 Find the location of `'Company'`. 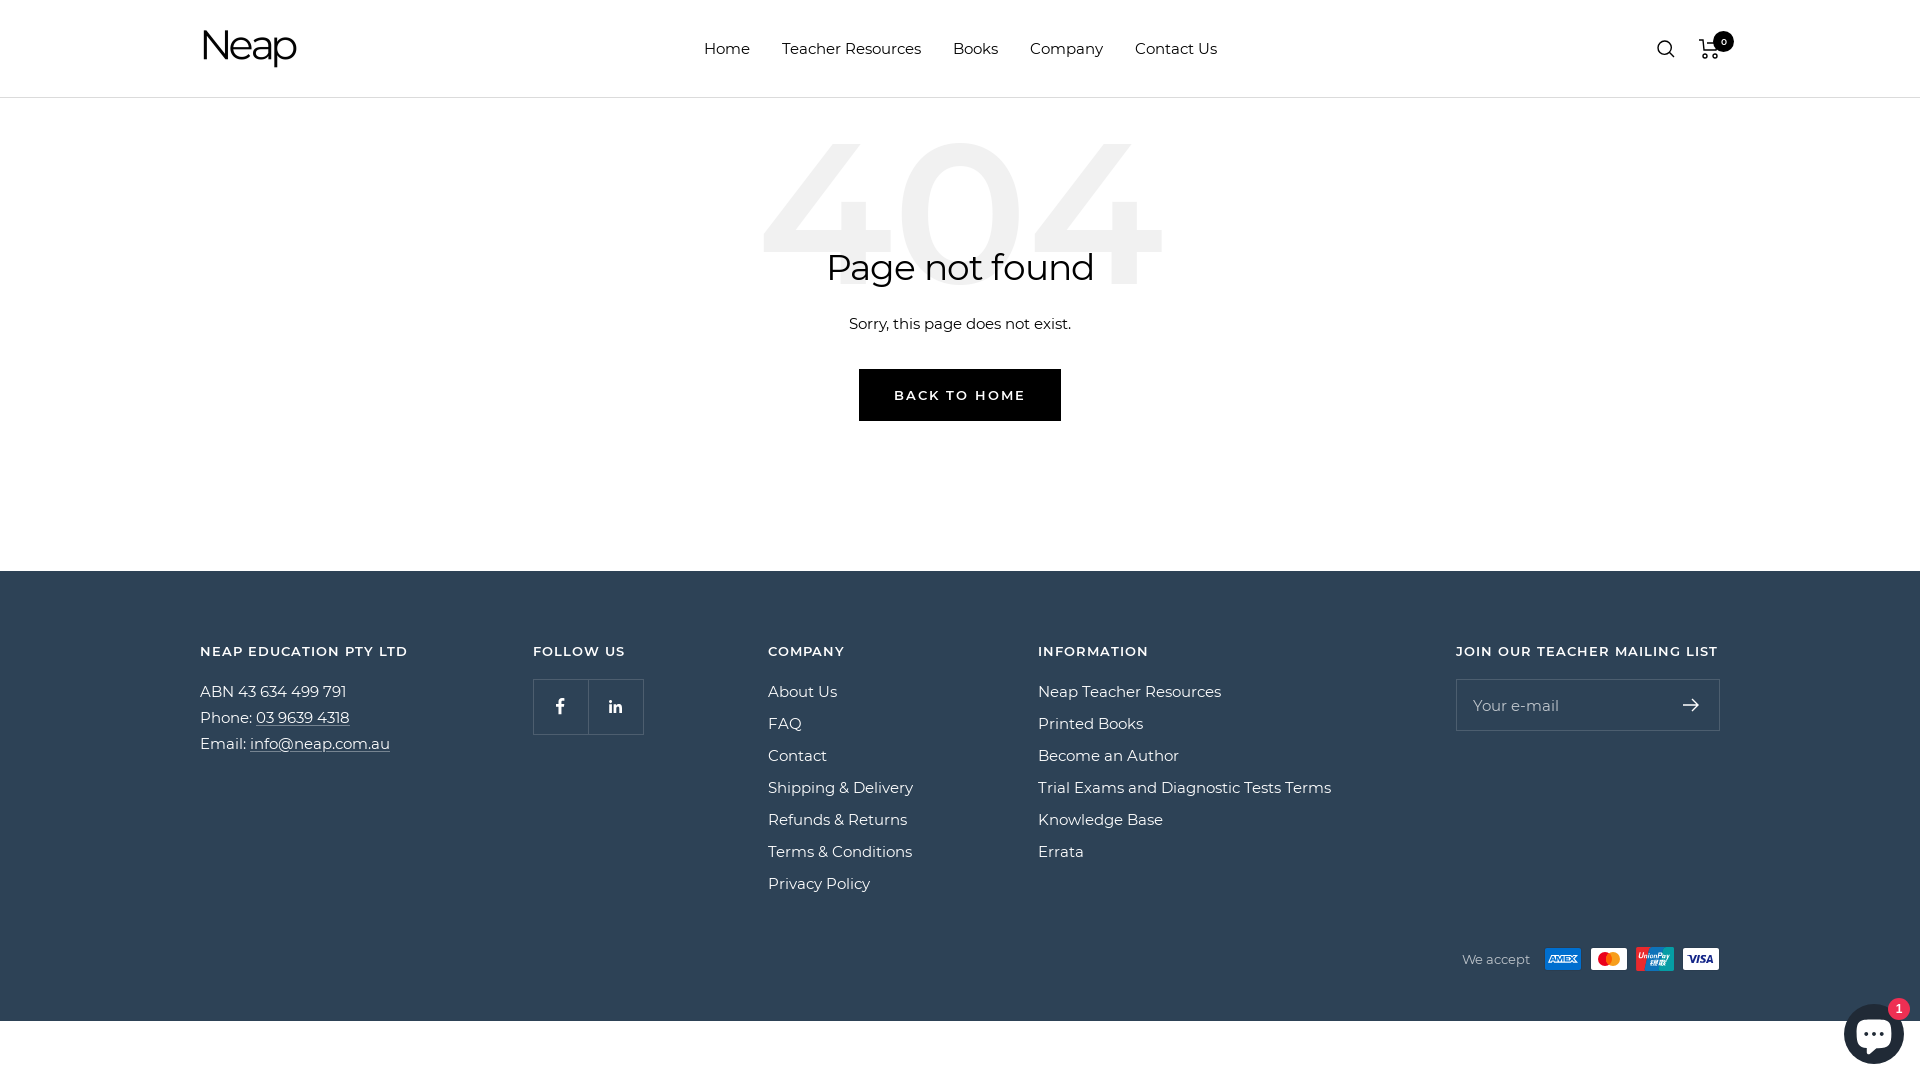

'Company' is located at coordinates (1030, 48).